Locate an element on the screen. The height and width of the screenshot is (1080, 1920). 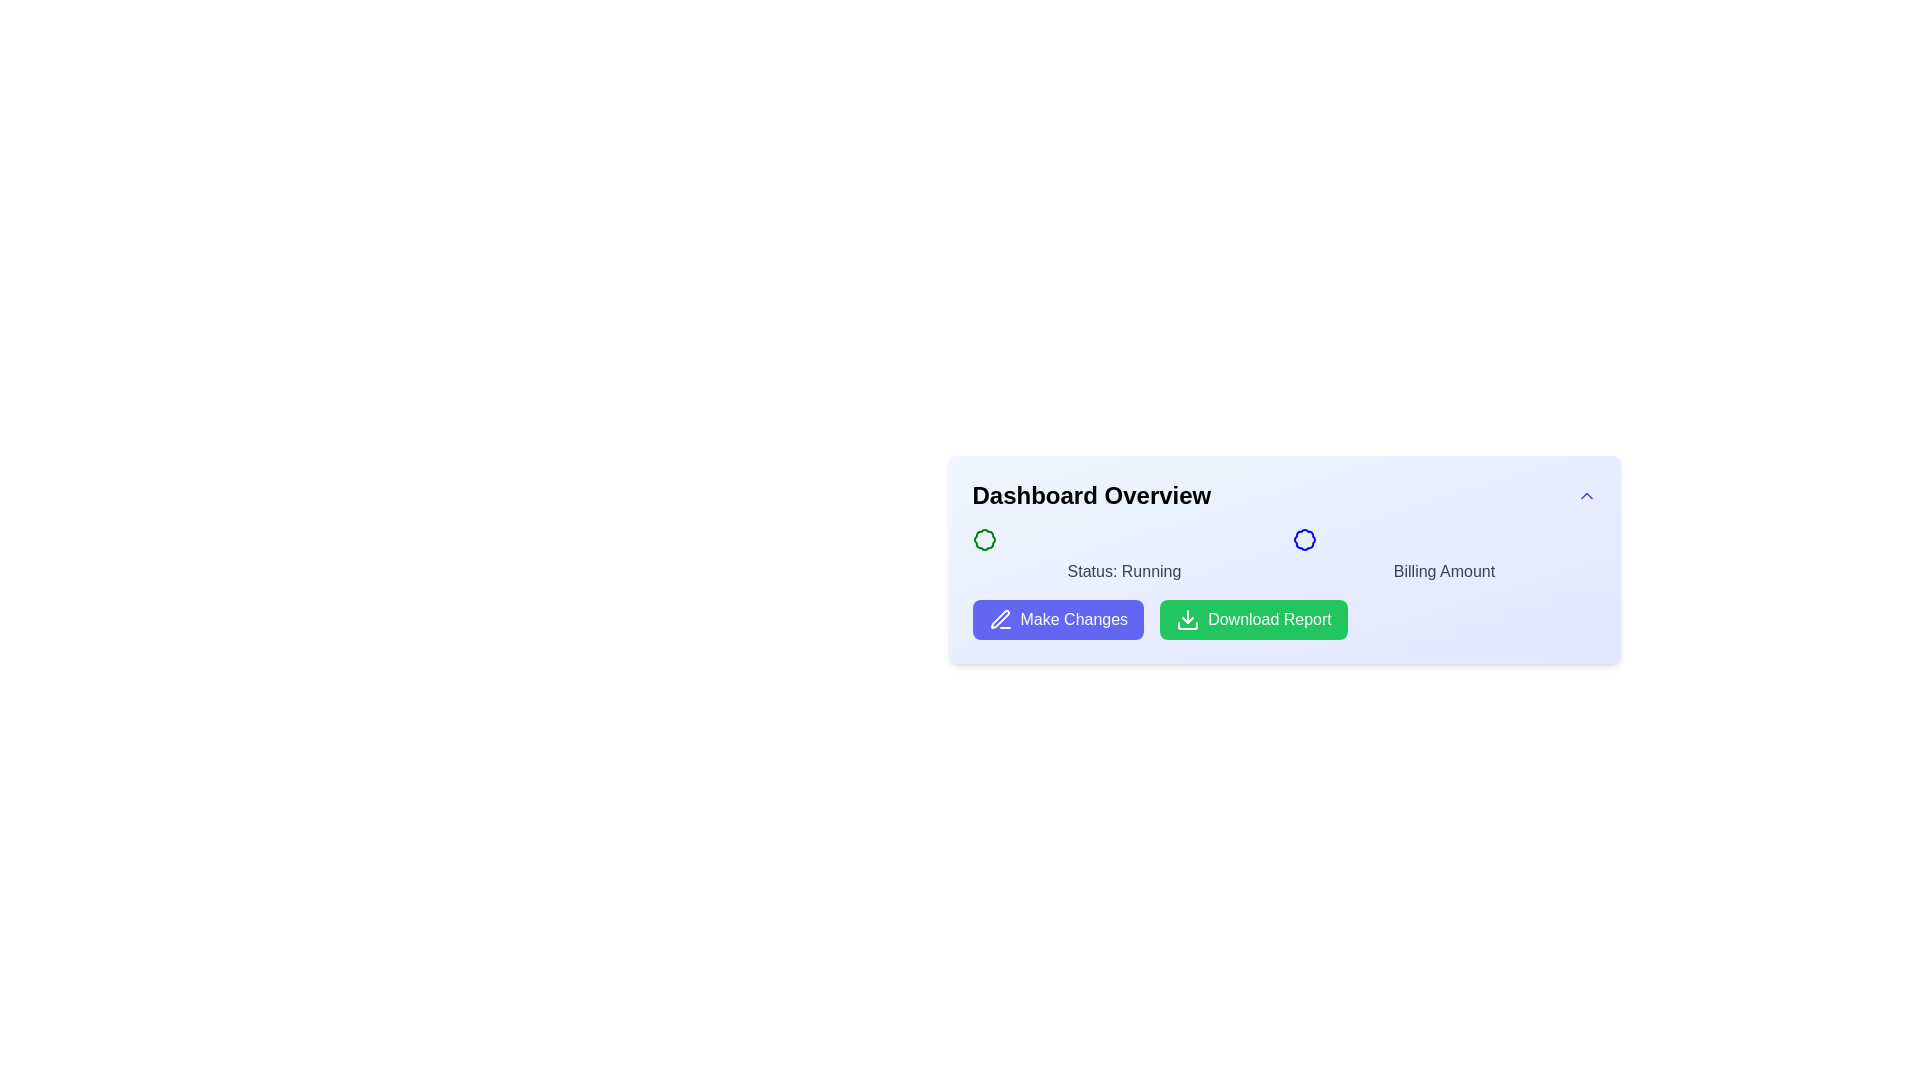
the 'Download Report' button with a green background and white text, located at the bottom of the 'Dashboard Overview' panel is located at coordinates (1284, 619).